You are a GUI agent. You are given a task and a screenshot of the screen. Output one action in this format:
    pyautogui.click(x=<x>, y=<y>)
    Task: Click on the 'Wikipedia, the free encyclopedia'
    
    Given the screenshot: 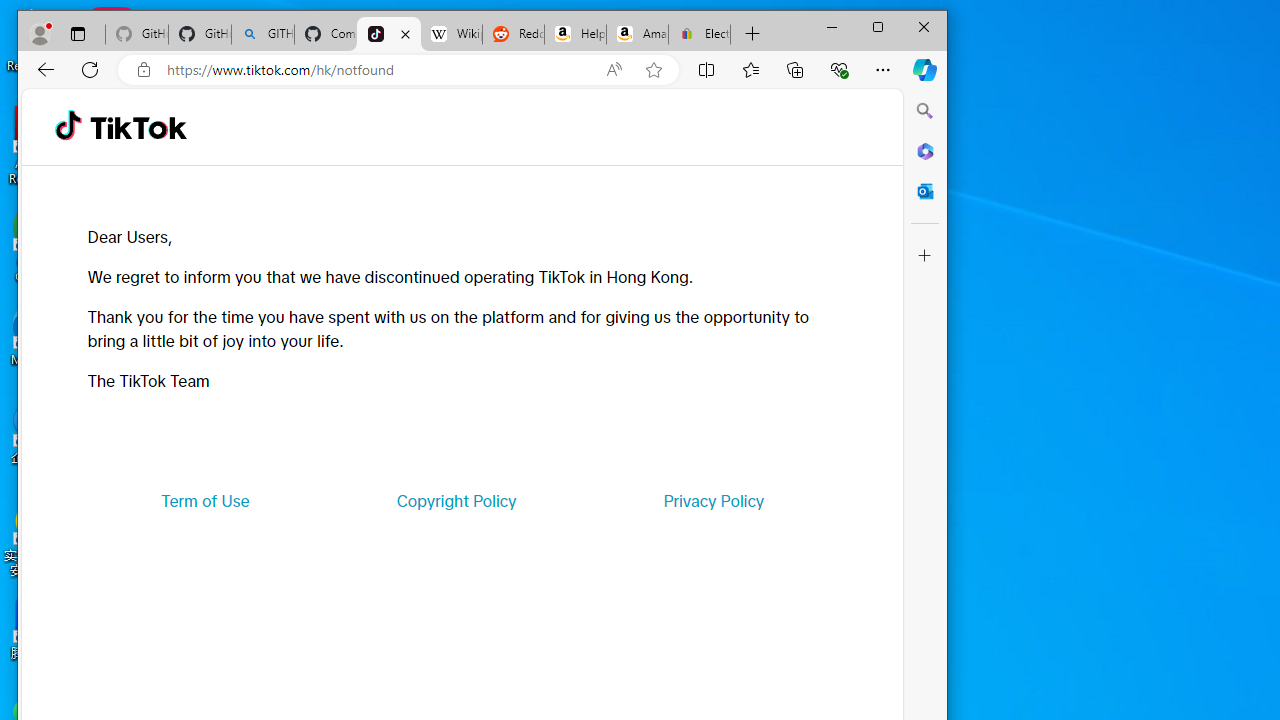 What is the action you would take?
    pyautogui.click(x=450, y=34)
    